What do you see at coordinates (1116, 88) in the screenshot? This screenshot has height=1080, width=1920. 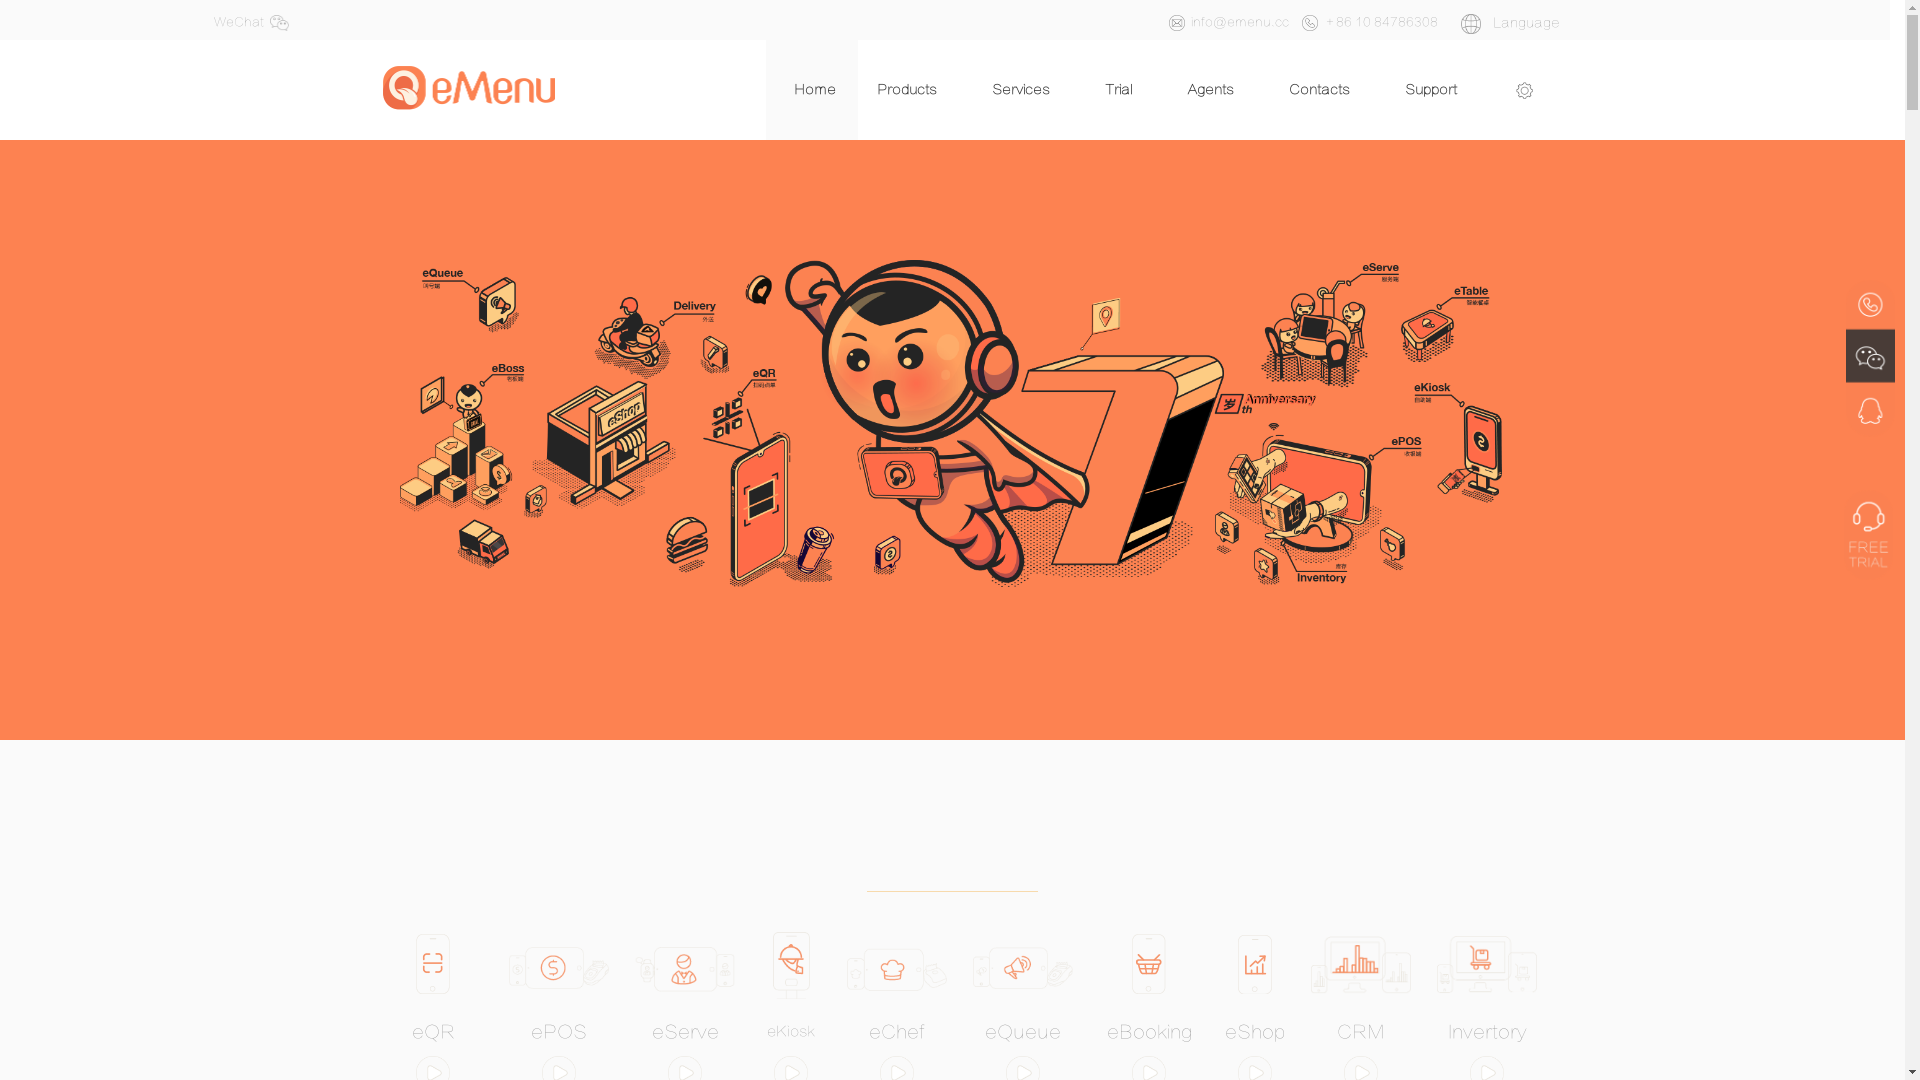 I see `'Trial'` at bounding box center [1116, 88].